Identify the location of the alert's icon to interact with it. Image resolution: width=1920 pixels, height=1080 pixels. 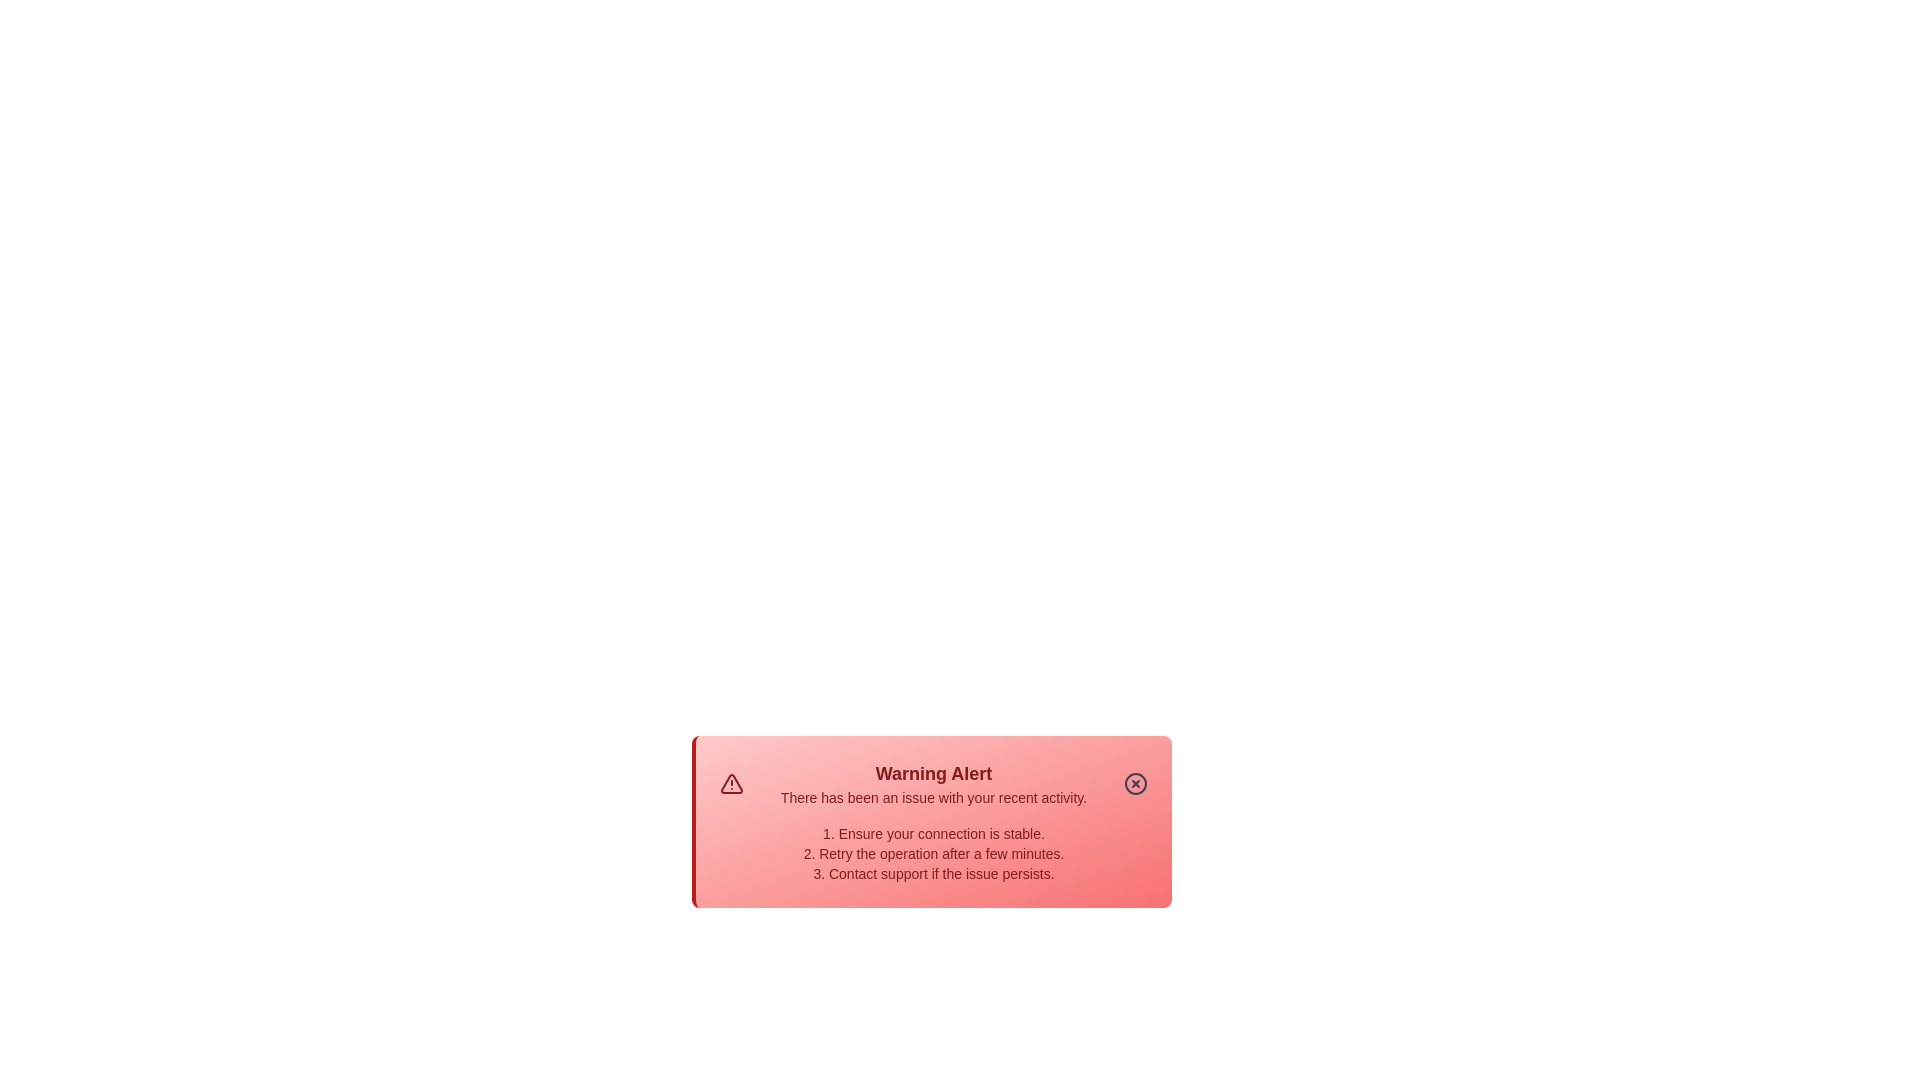
(730, 782).